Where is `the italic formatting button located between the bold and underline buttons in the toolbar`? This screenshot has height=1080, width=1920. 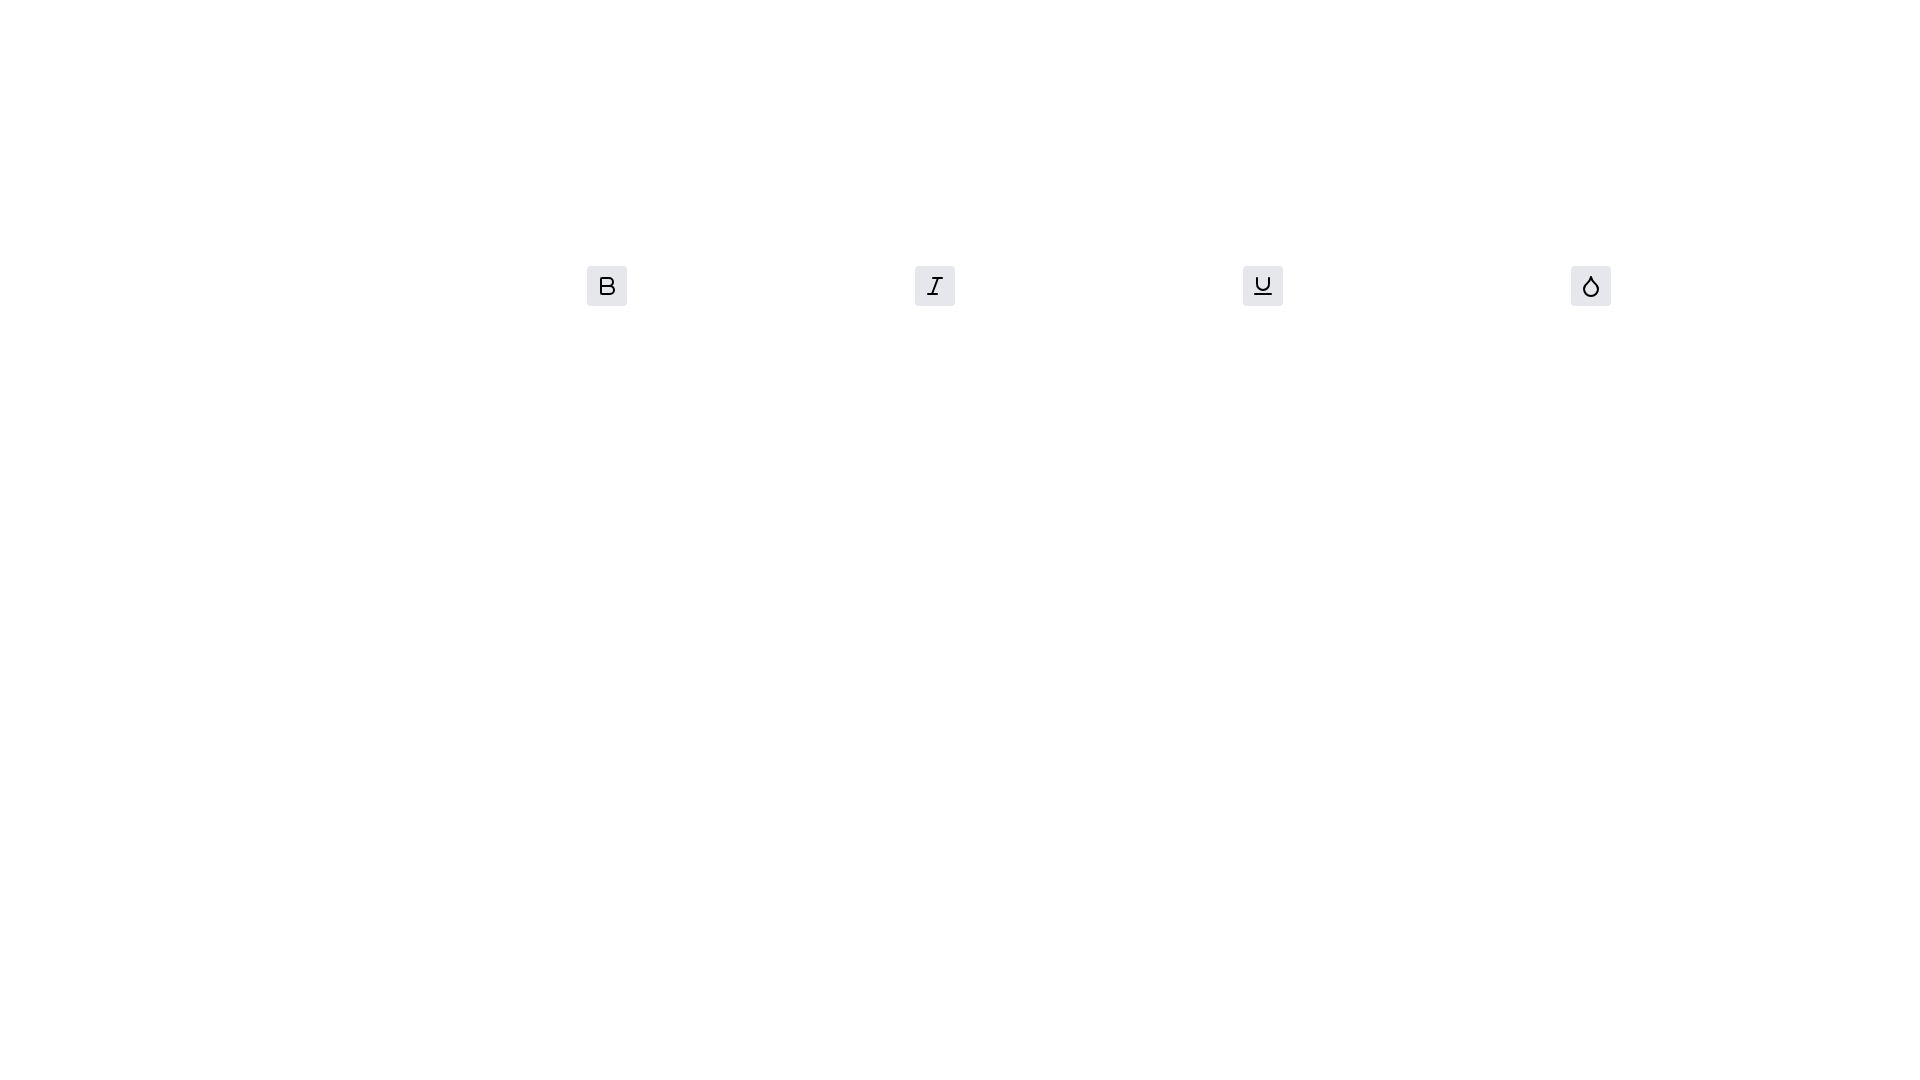
the italic formatting button located between the bold and underline buttons in the toolbar is located at coordinates (934, 285).